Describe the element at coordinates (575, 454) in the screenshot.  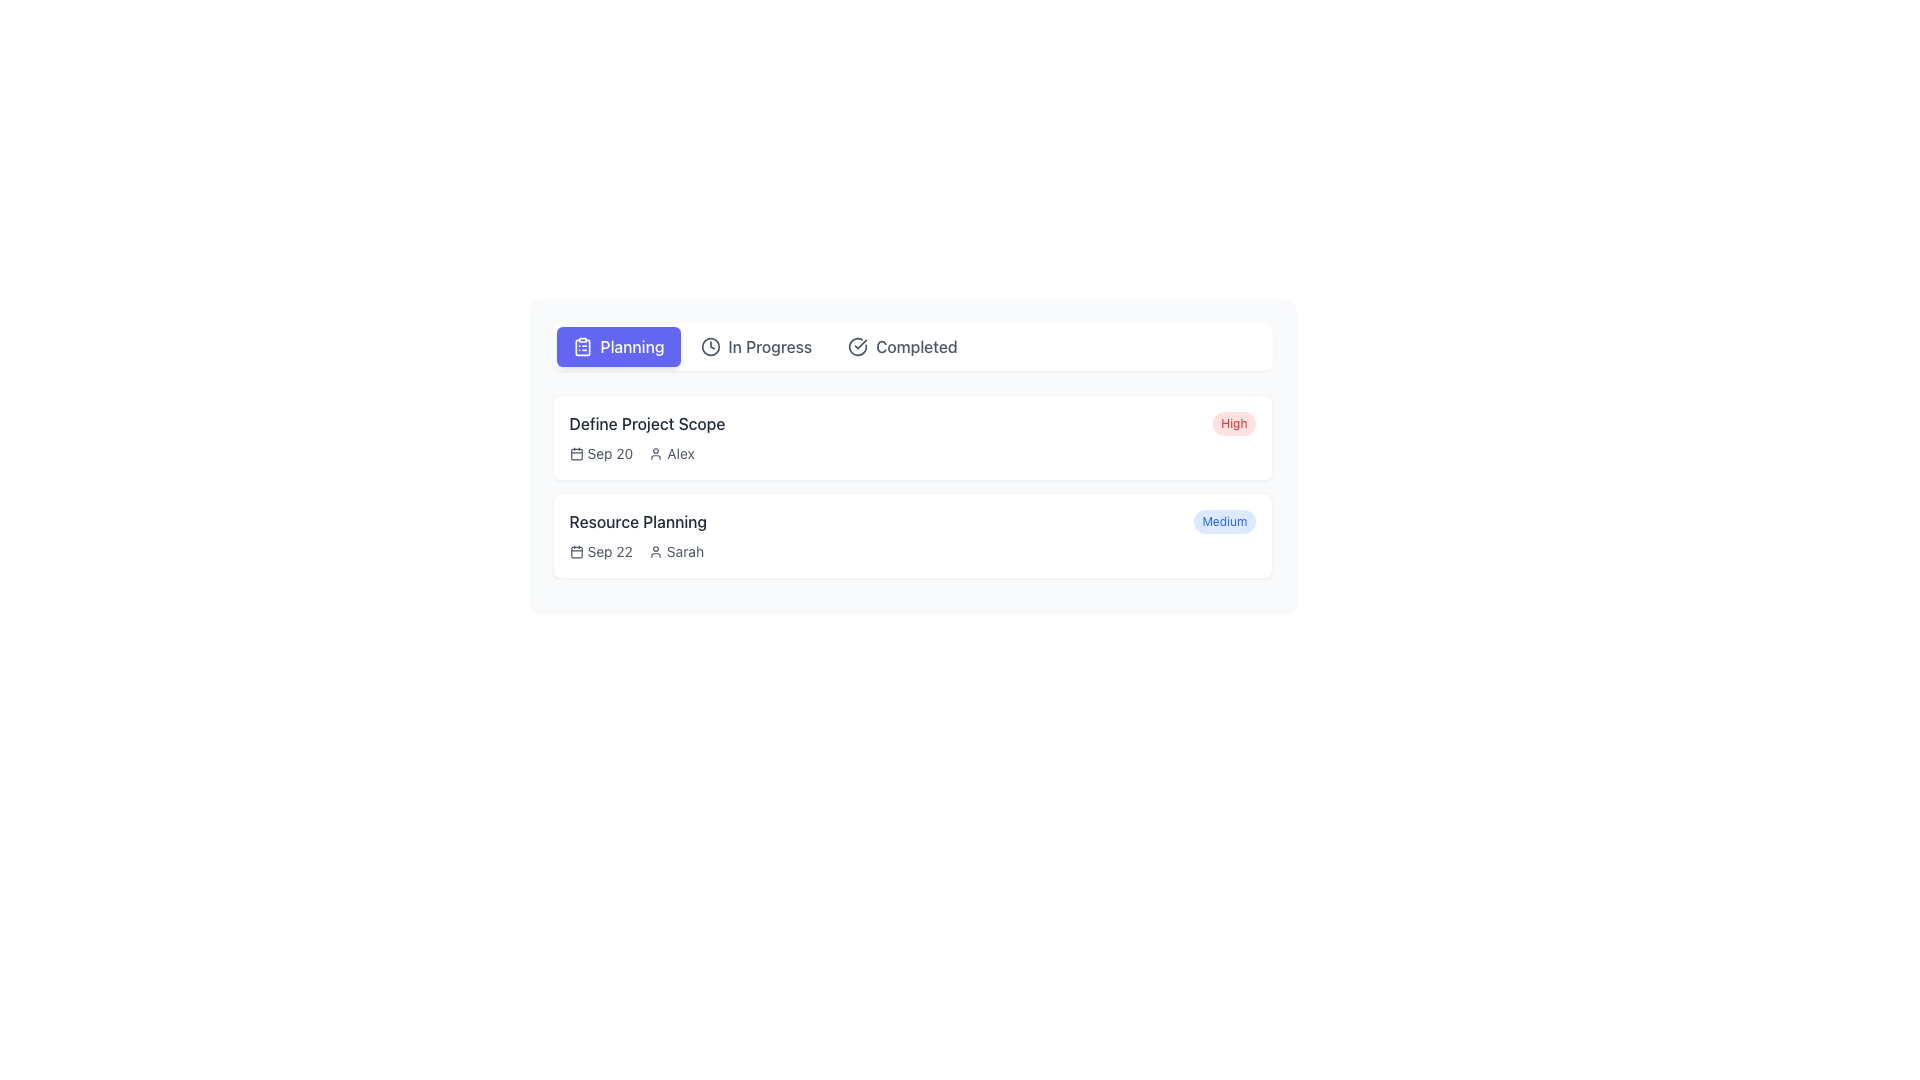
I see `the calendar icon indicating scheduling or date selection located near the top left of the task item labeled 'Define Project Scope' under the 'Planning' section for information on the date` at that location.